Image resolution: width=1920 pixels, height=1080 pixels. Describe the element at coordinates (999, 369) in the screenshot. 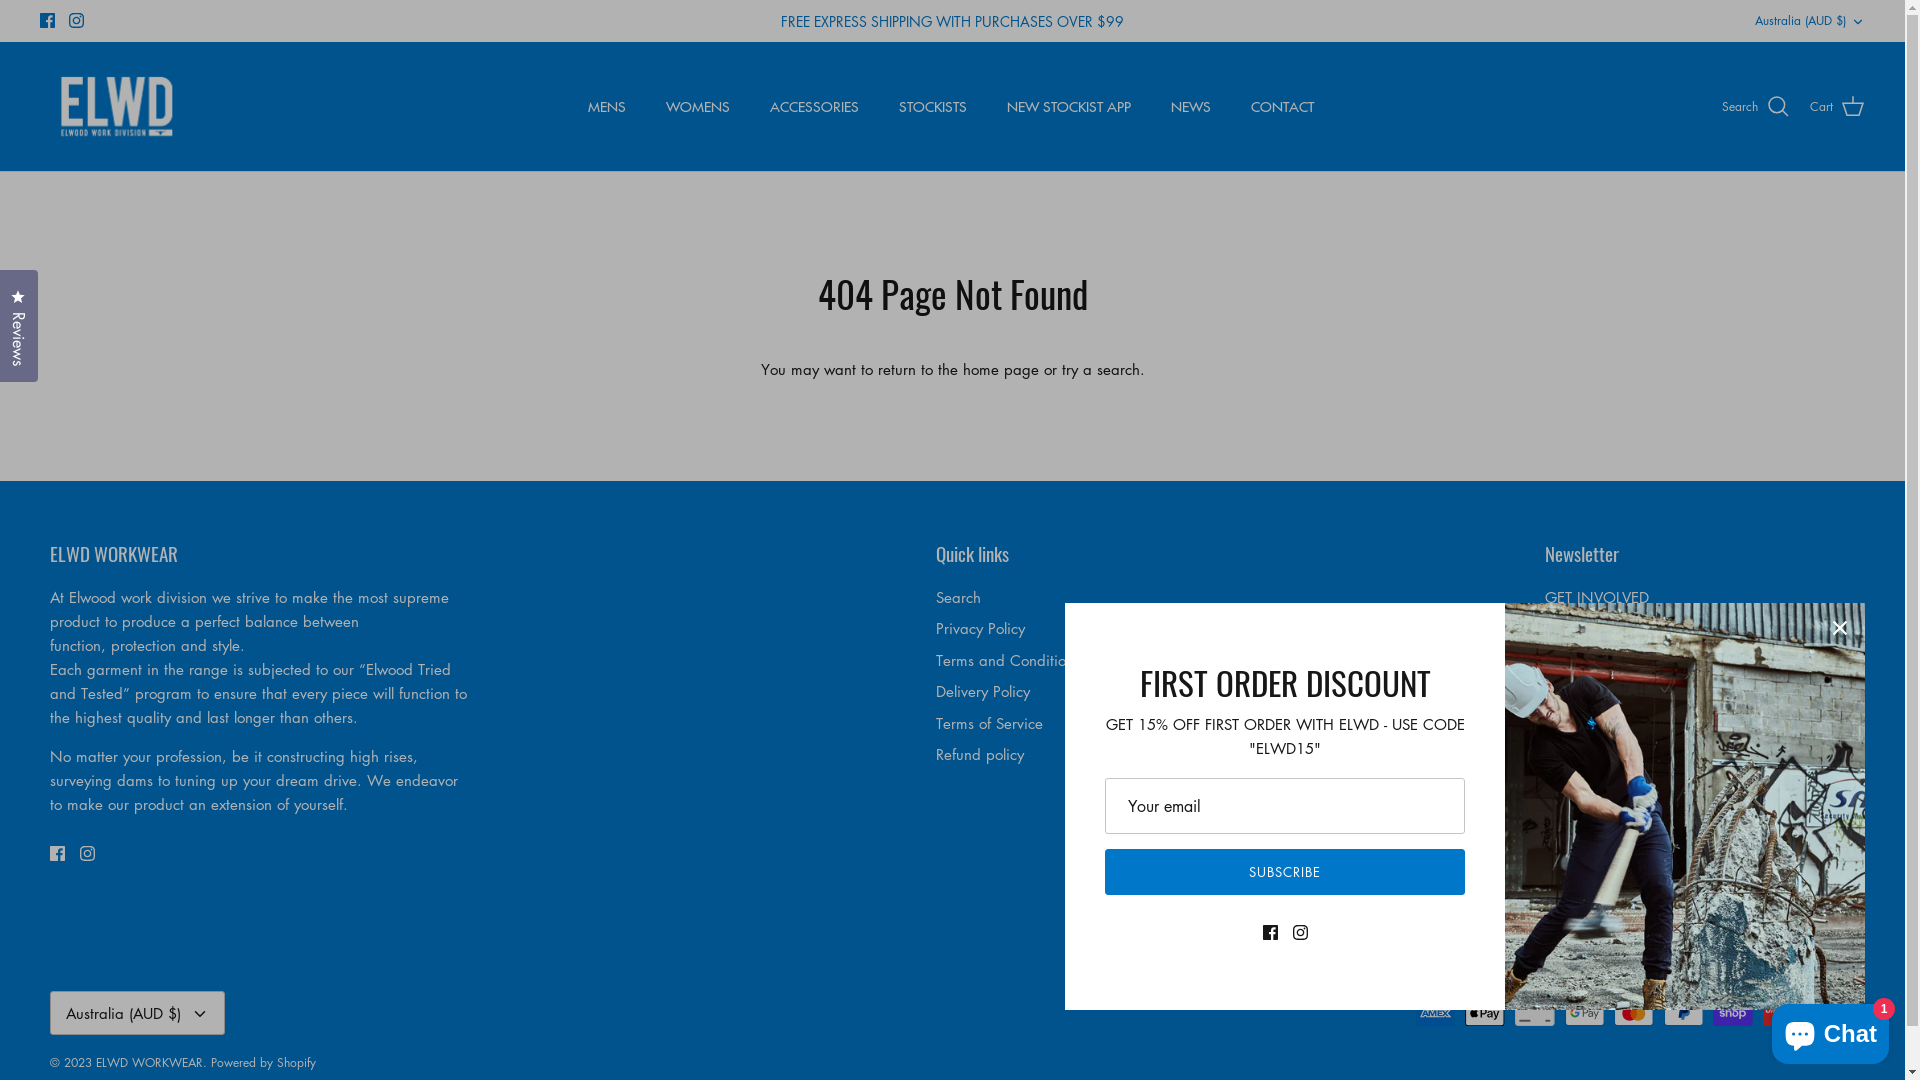

I see `'home page'` at that location.